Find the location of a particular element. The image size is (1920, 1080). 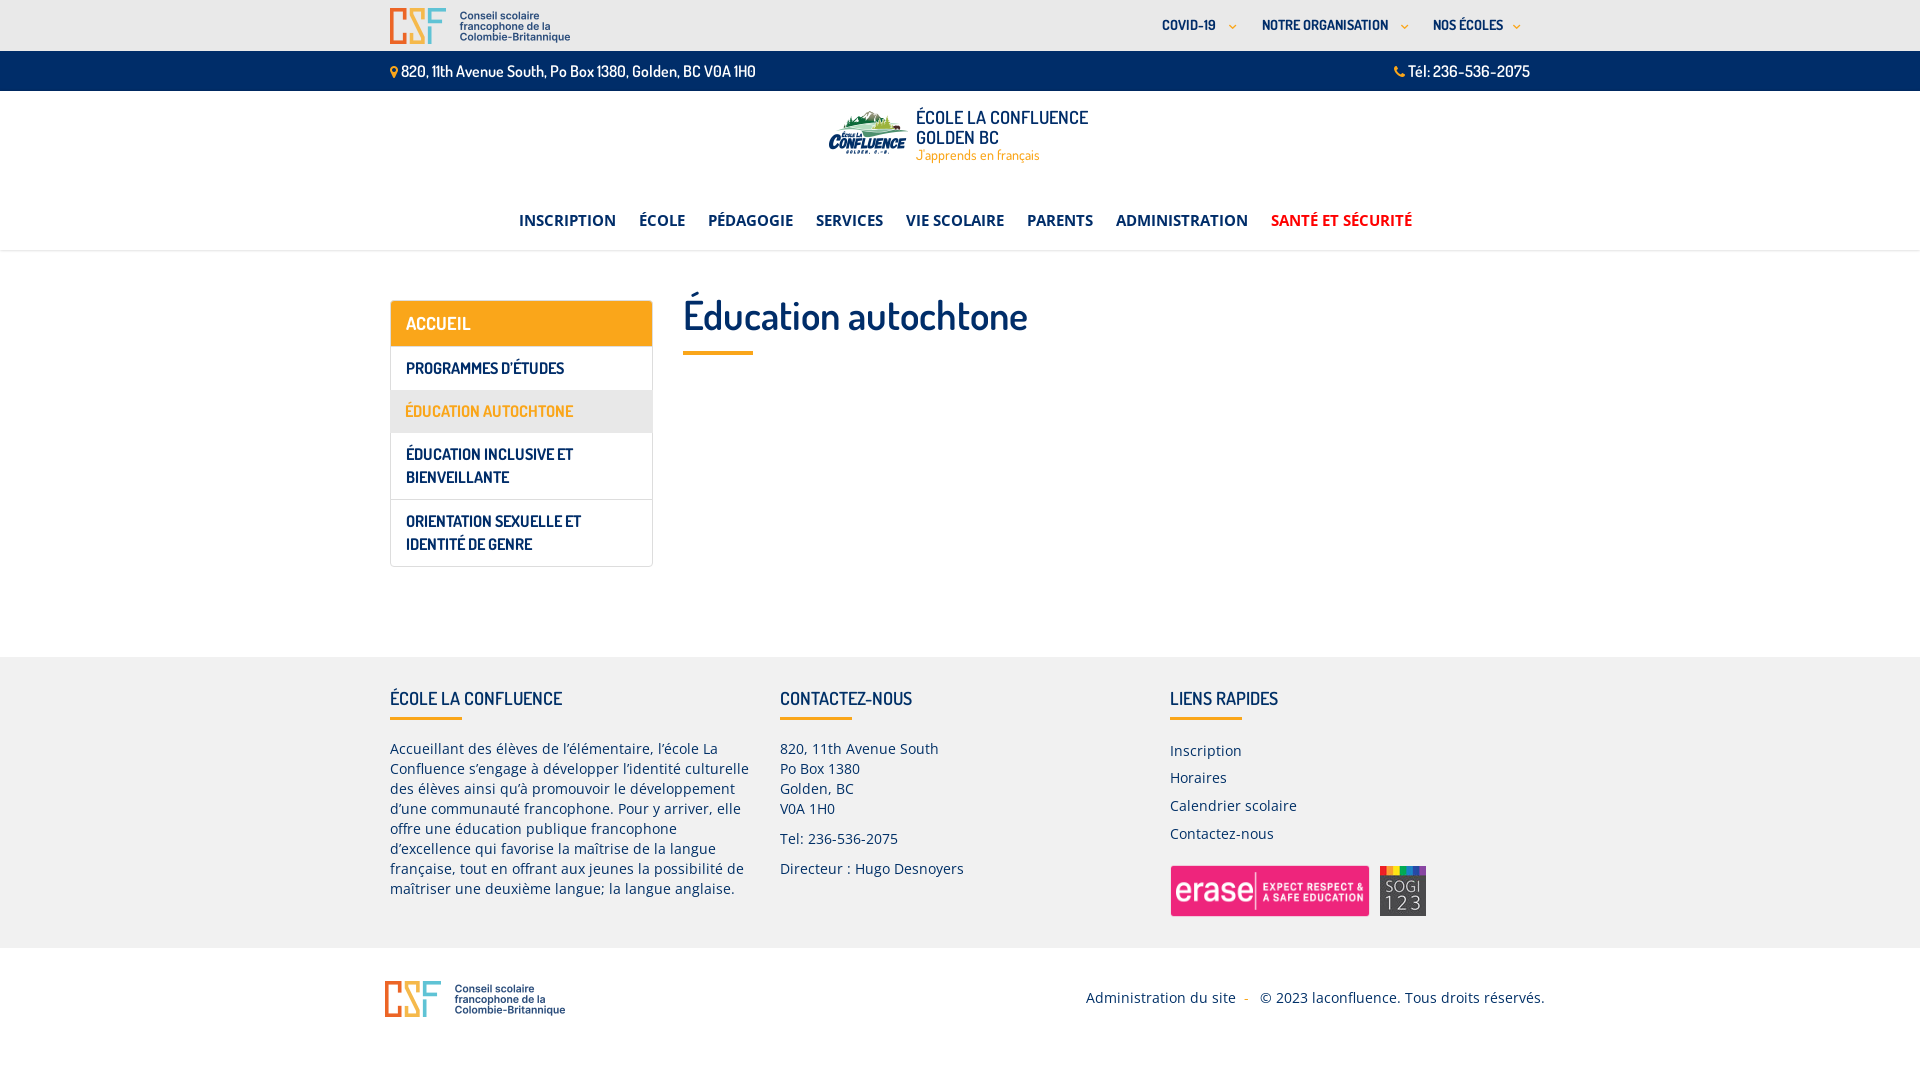

'VIE SCOLAIRE' is located at coordinates (954, 208).